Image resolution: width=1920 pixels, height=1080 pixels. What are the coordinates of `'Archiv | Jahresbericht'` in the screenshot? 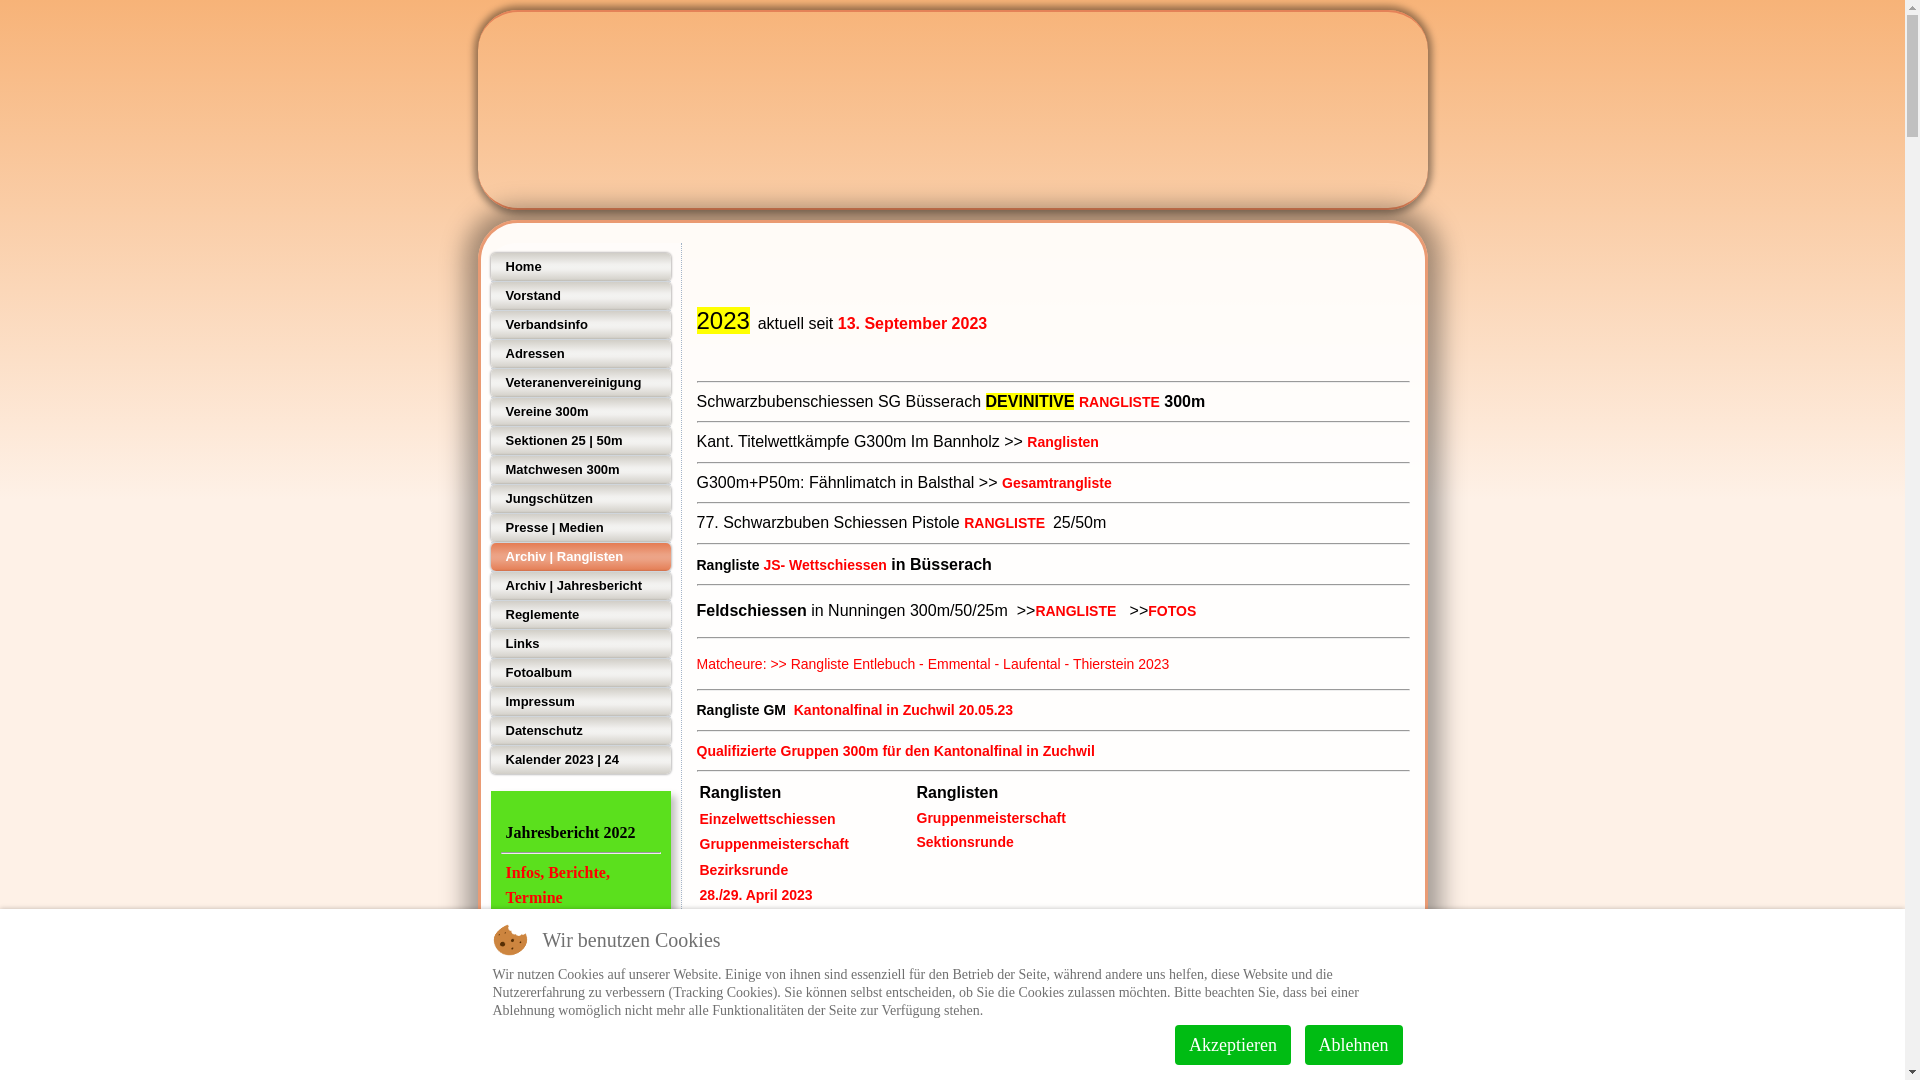 It's located at (579, 585).